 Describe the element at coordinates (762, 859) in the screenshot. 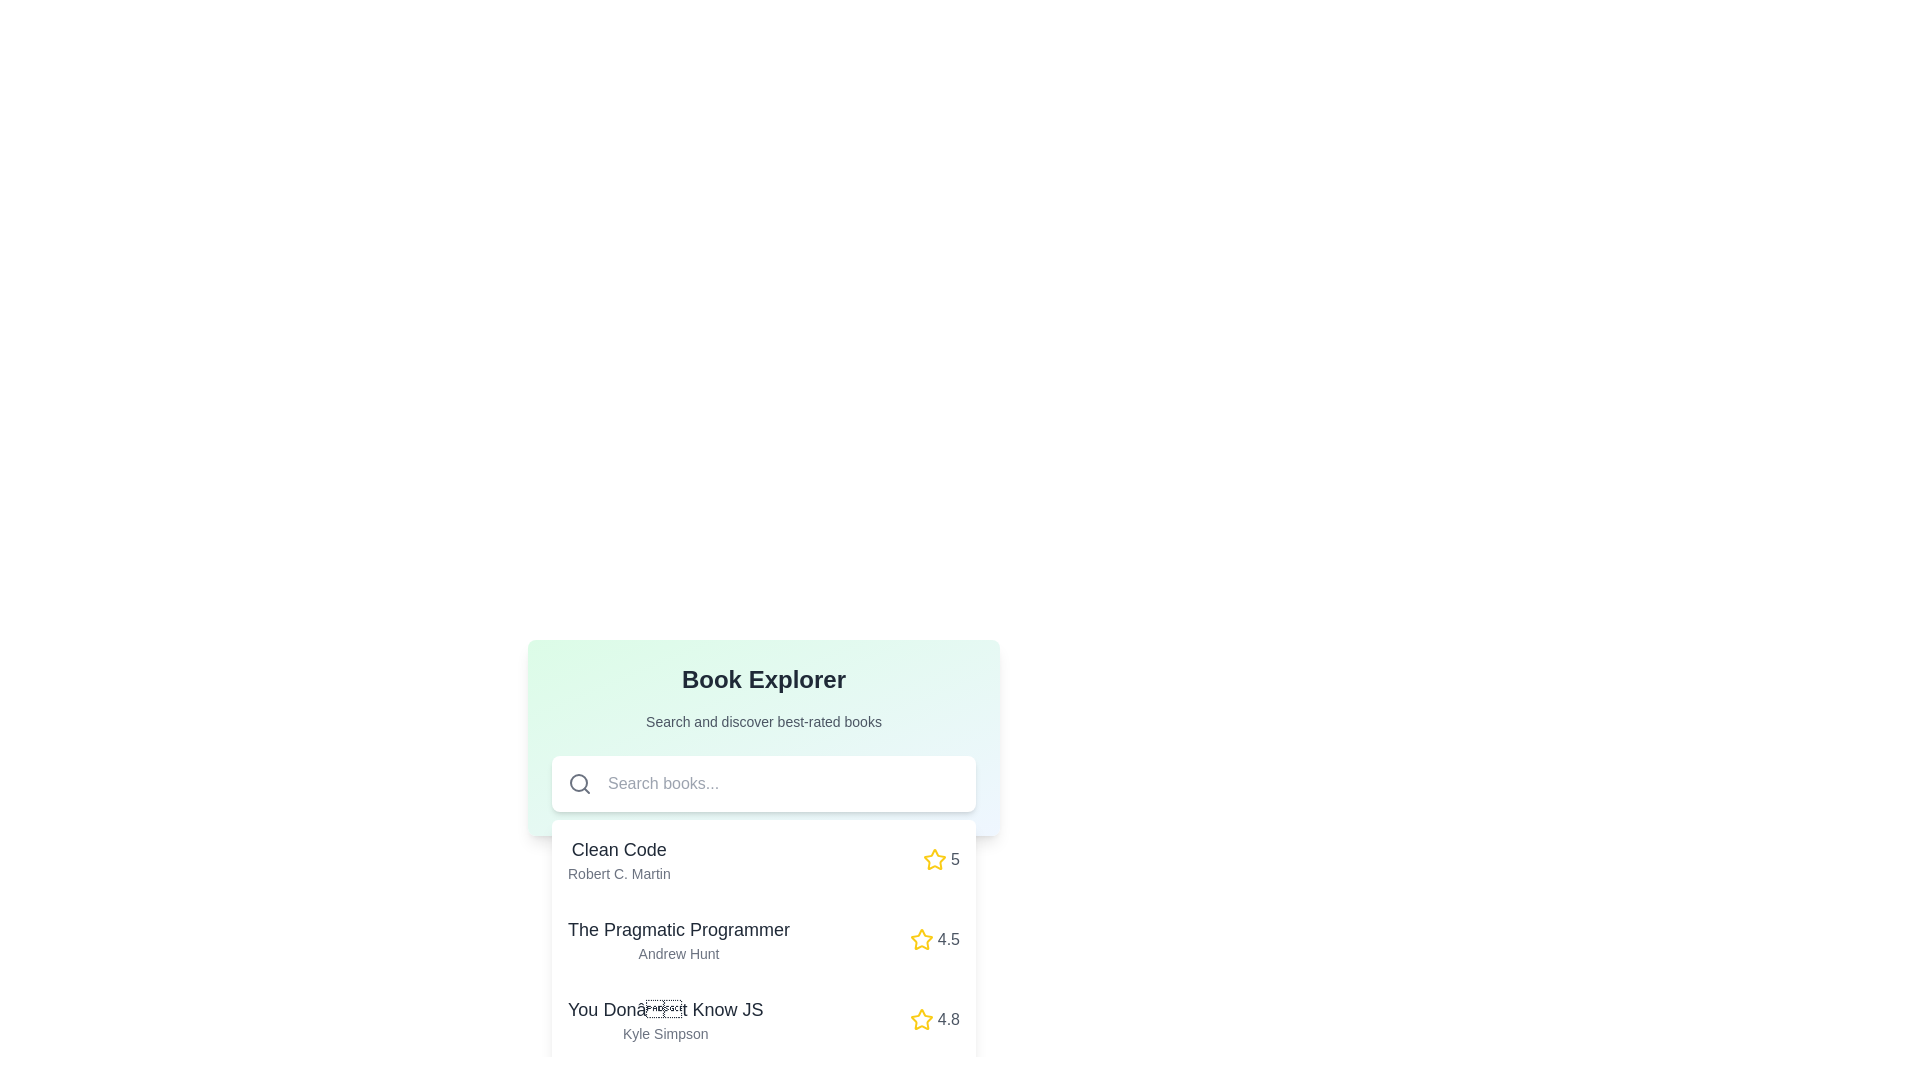

I see `the first book entry in the list, which displays the title, author, and rating` at that location.